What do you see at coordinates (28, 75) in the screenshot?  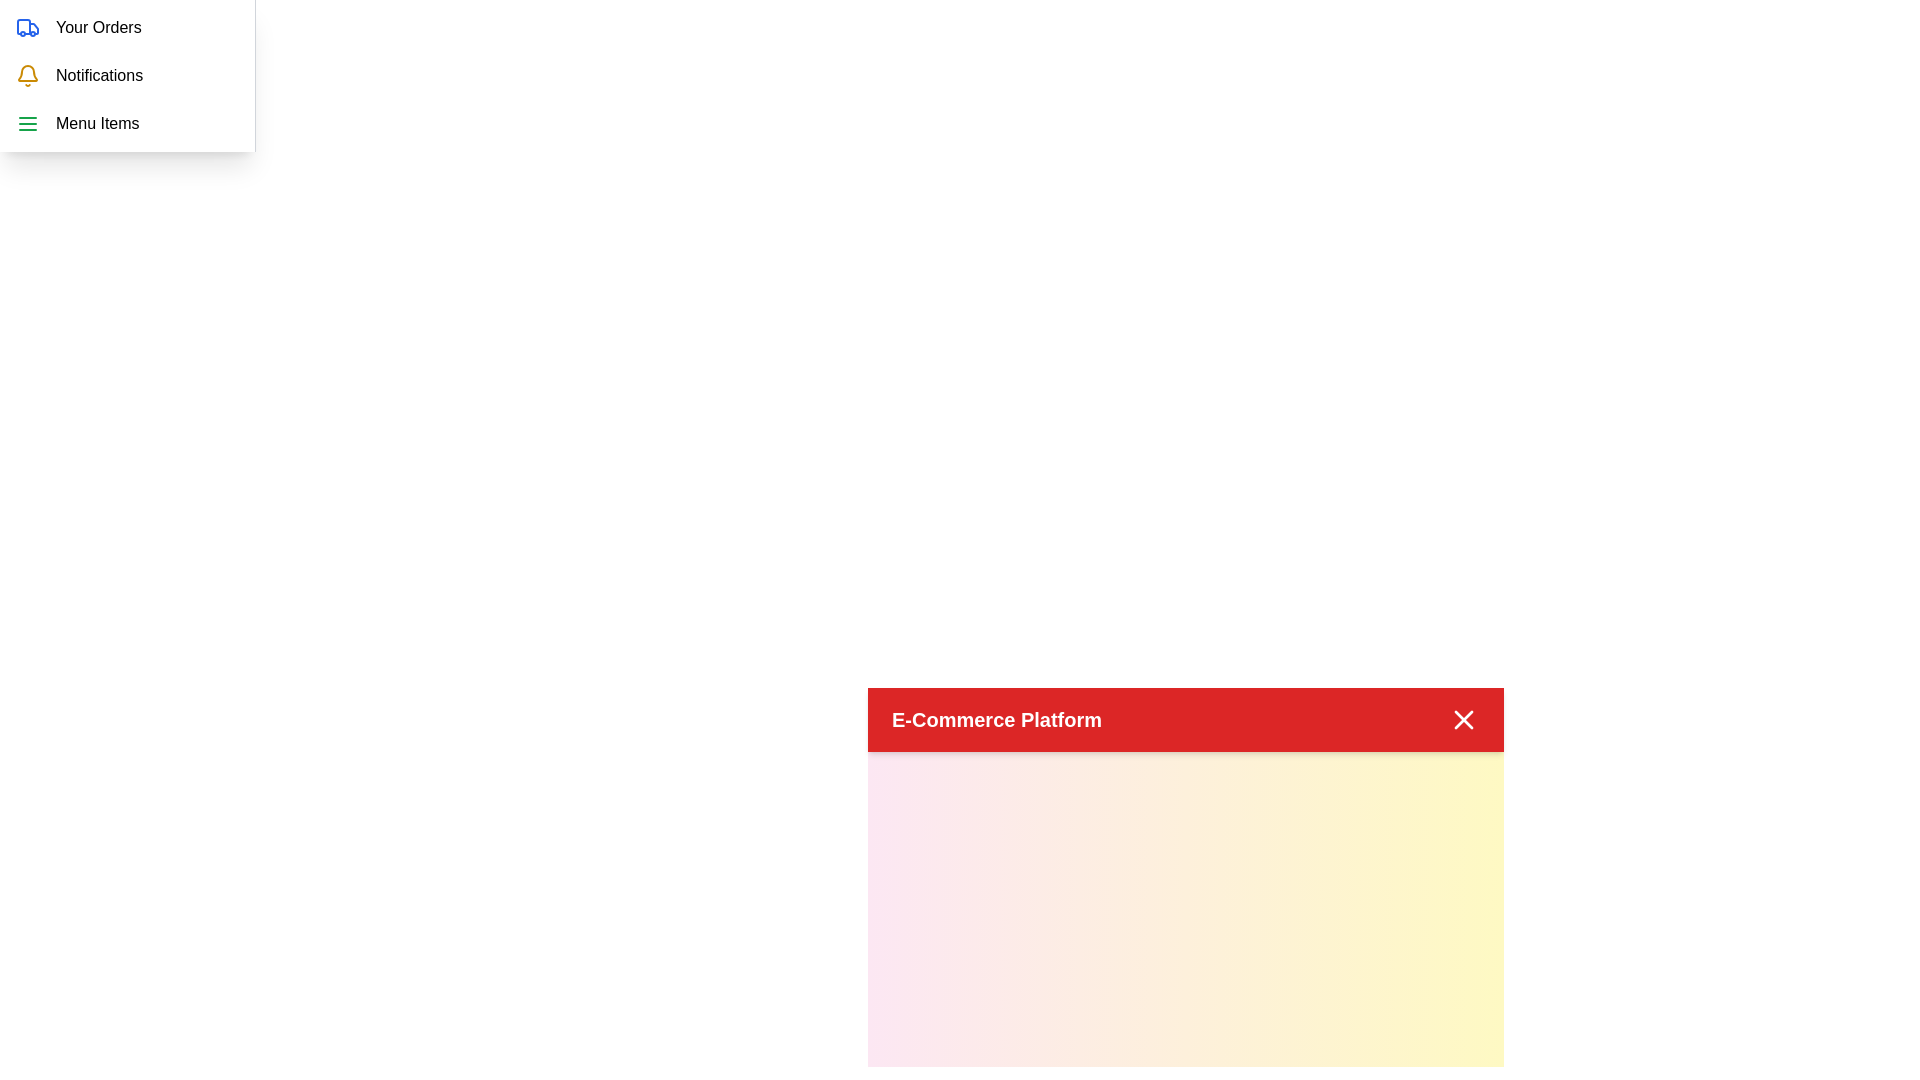 I see `the yellow bell-shaped notification icon located next to the 'Notifications' label to interact with it` at bounding box center [28, 75].